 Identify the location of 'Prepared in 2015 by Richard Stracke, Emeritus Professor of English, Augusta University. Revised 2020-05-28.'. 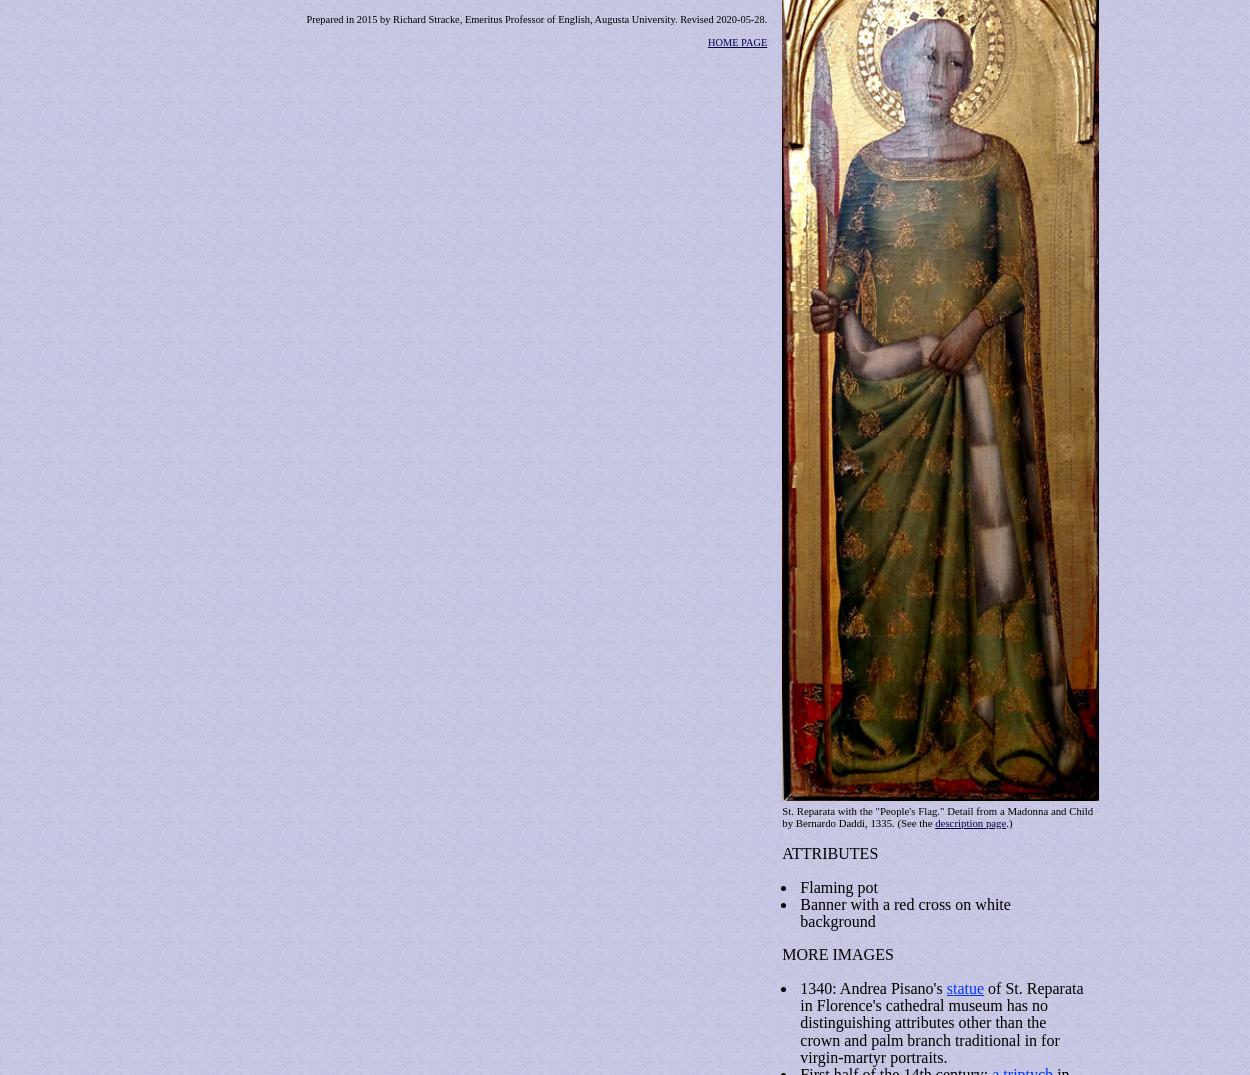
(536, 17).